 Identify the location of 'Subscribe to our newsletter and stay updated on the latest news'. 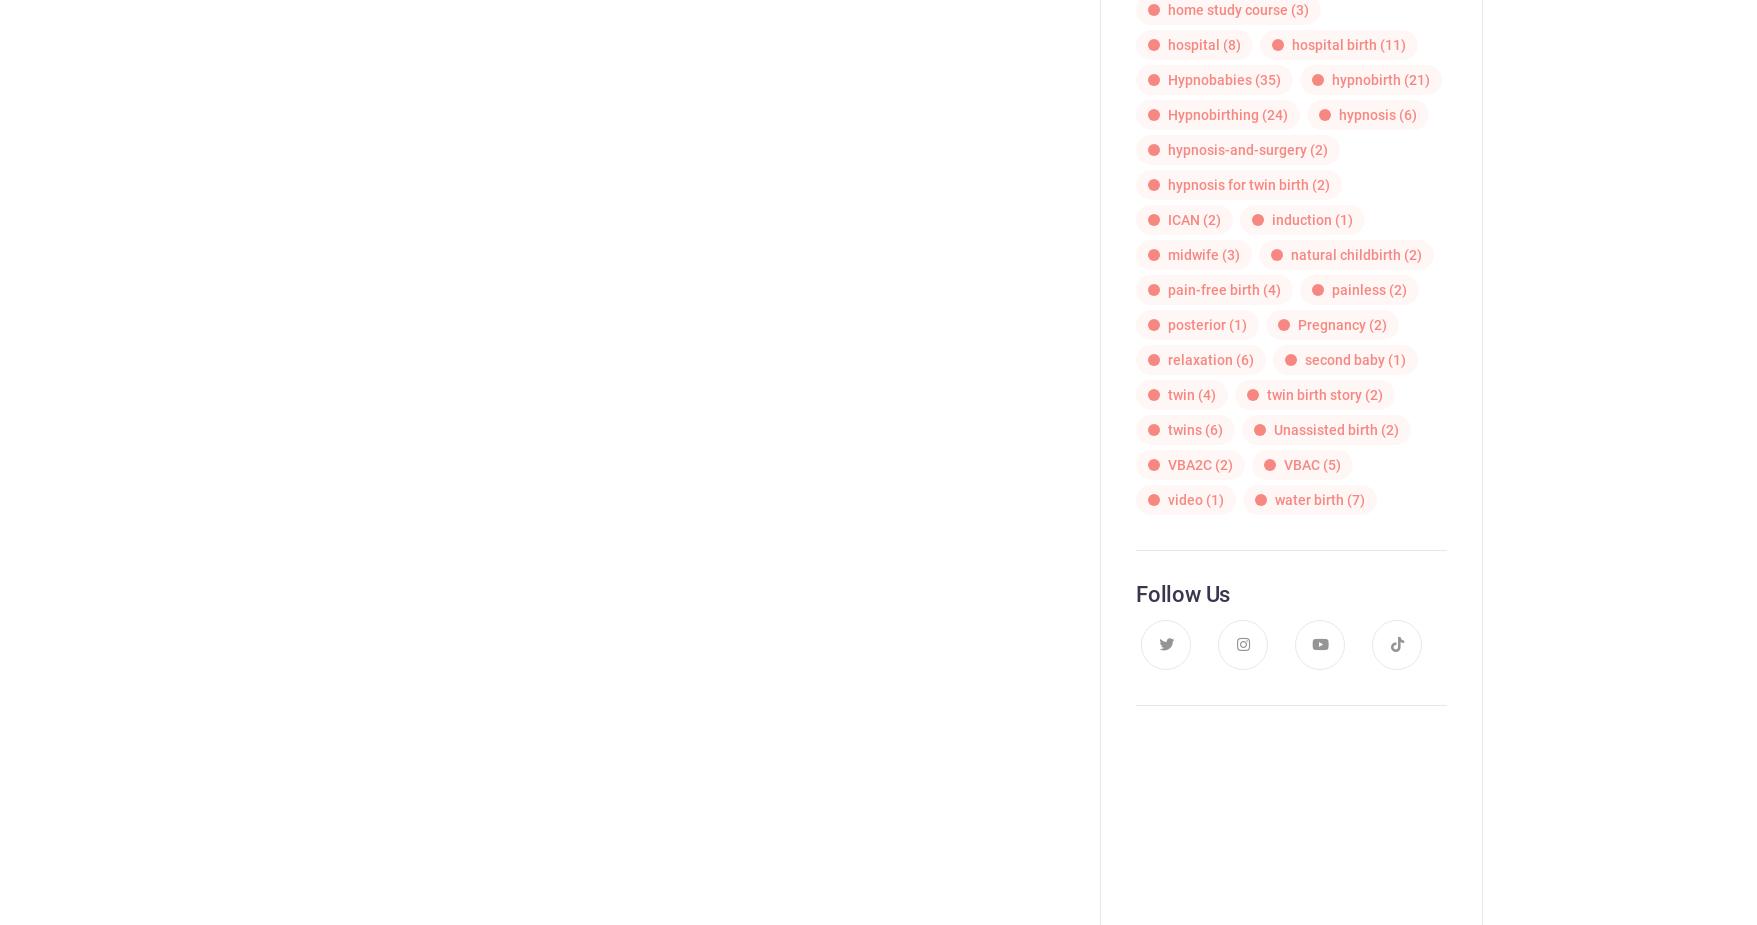
(1291, 877).